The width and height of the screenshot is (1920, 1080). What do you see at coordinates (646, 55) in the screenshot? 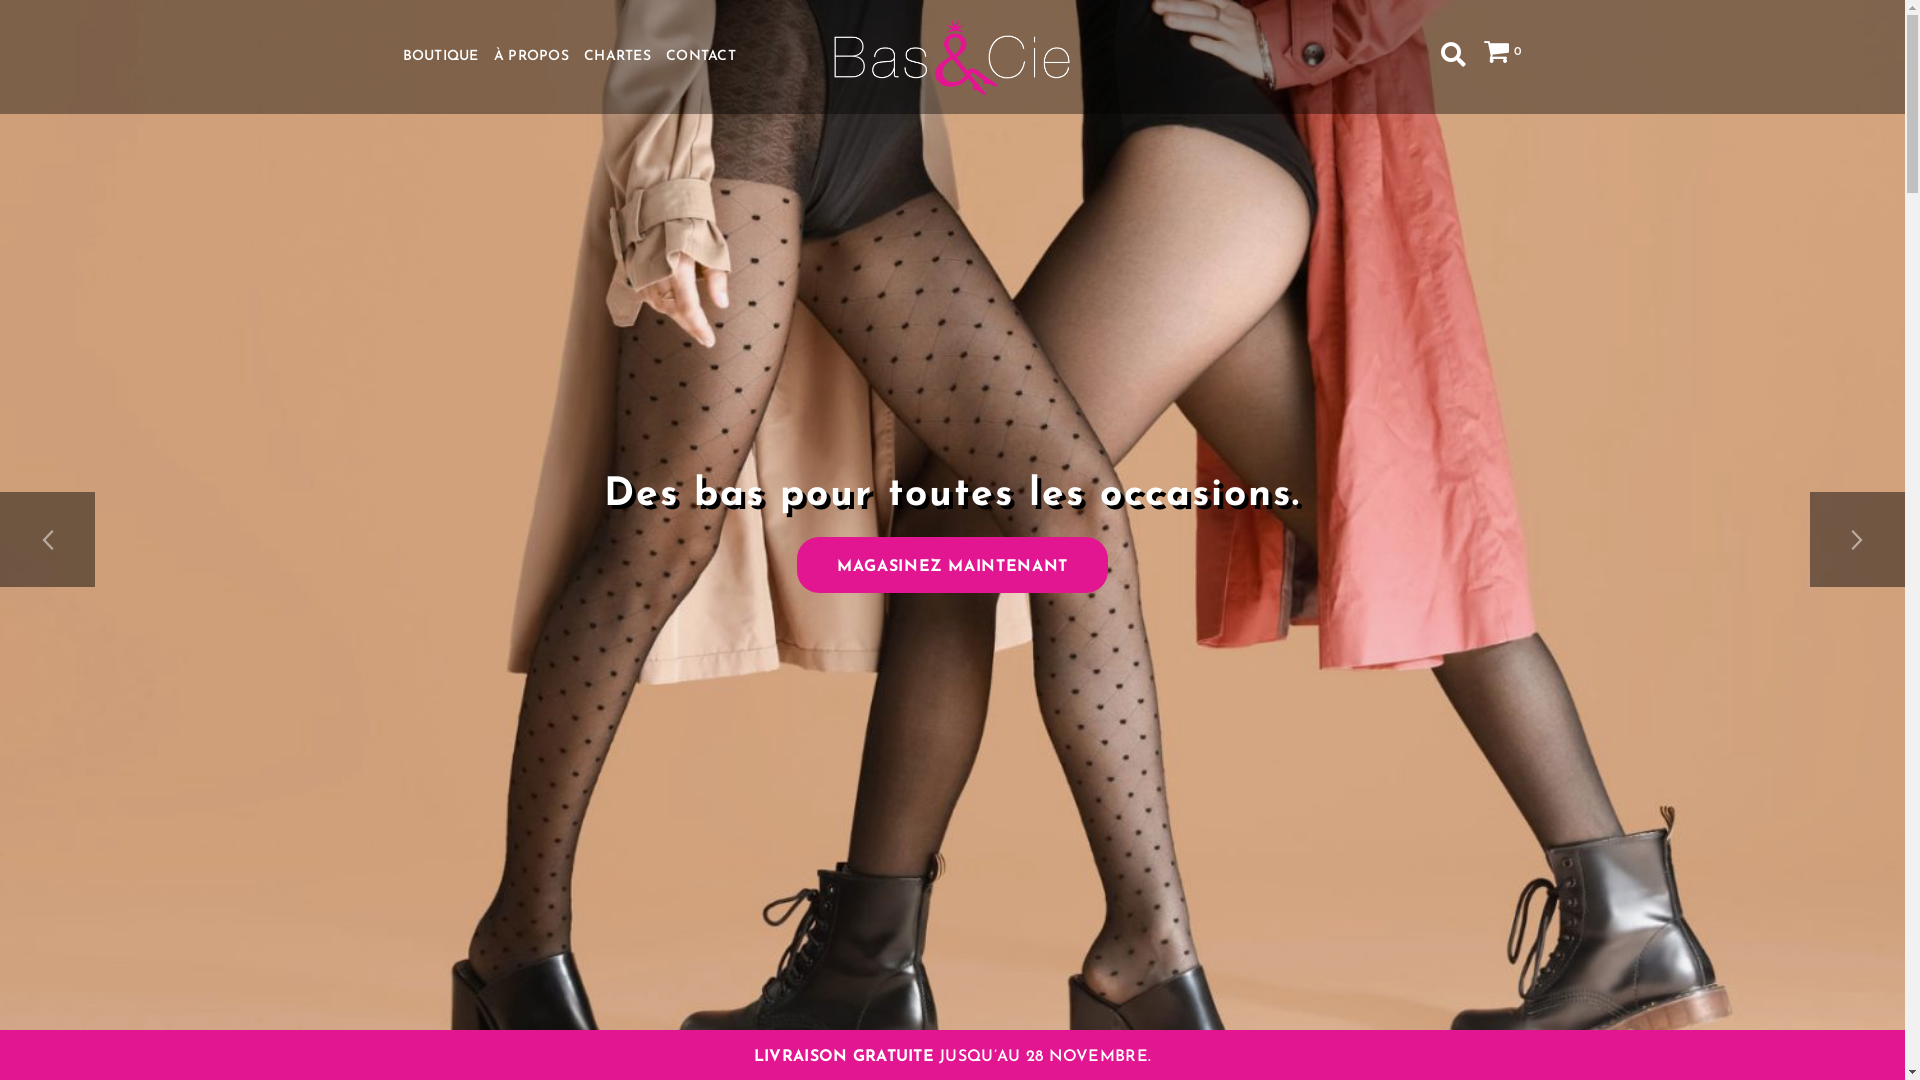
I see `'CONTACT'` at bounding box center [646, 55].